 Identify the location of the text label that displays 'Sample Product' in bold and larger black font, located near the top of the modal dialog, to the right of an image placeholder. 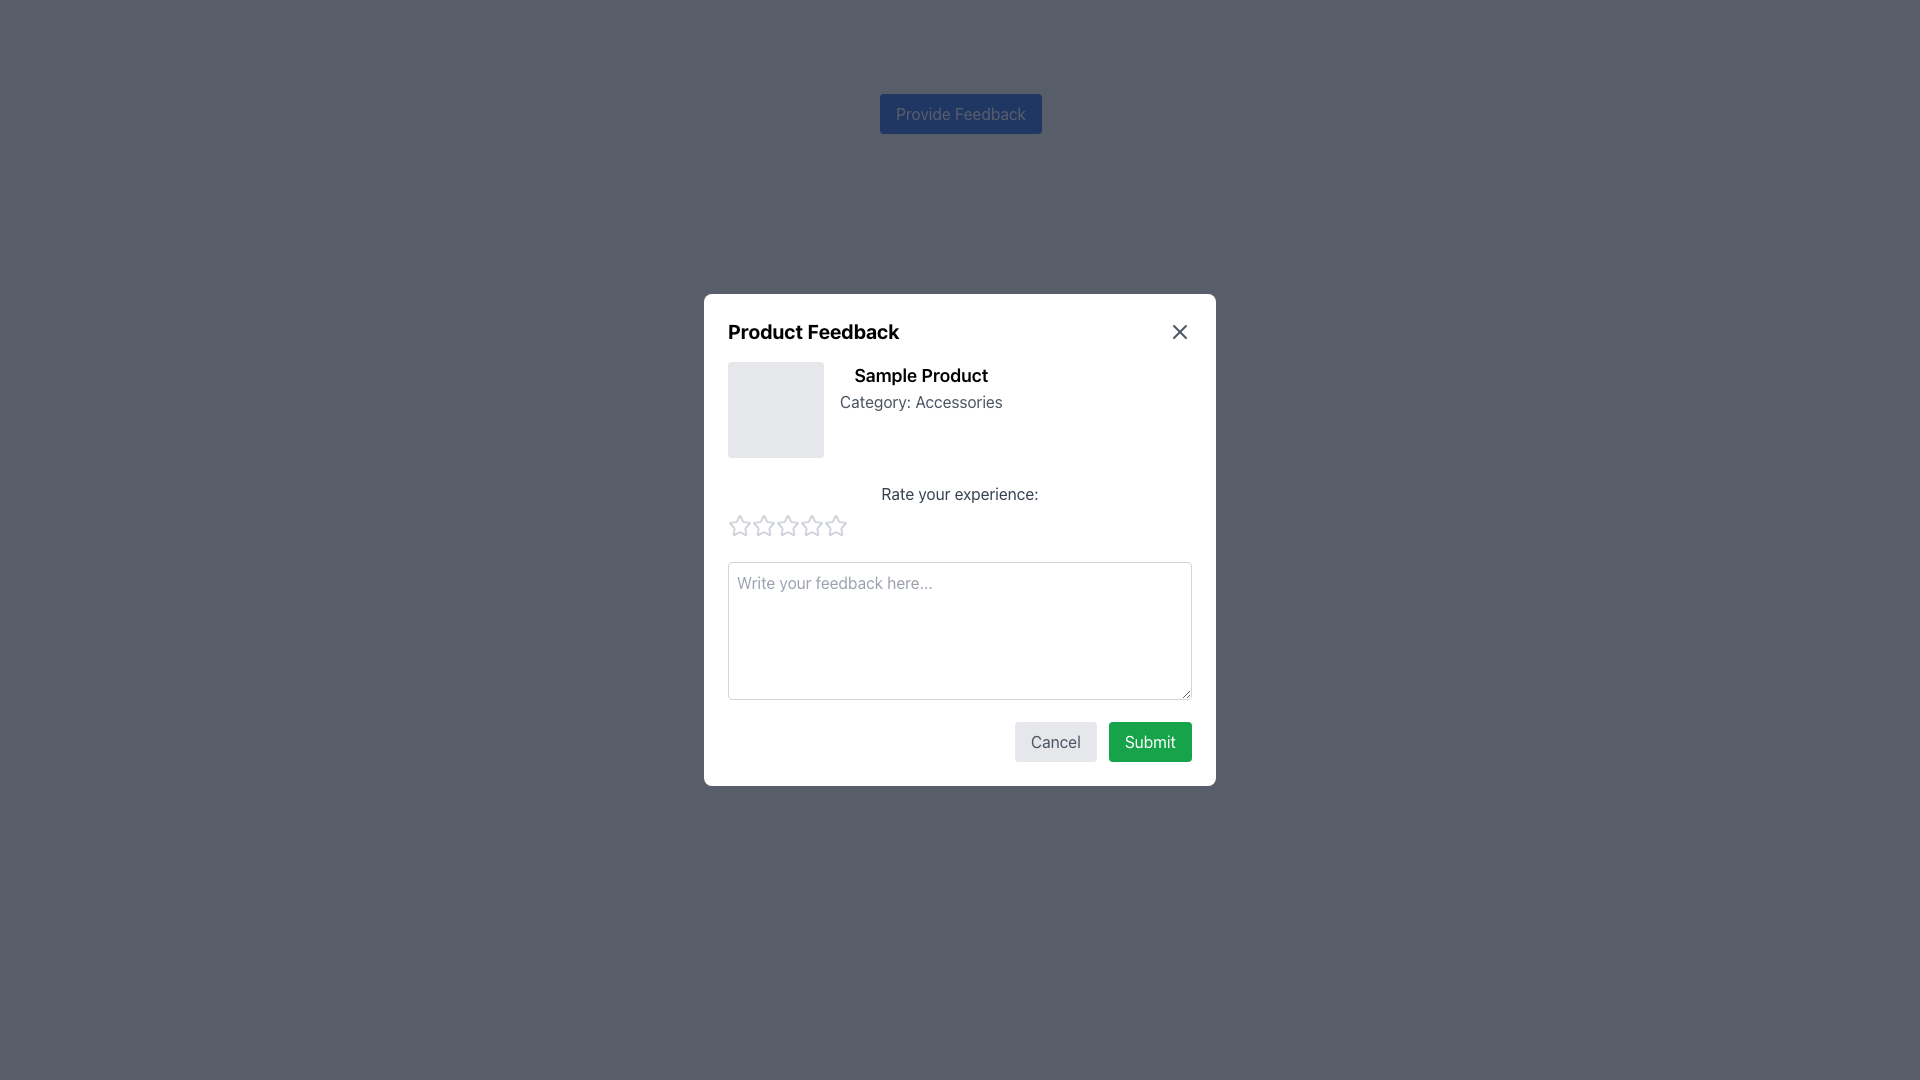
(920, 375).